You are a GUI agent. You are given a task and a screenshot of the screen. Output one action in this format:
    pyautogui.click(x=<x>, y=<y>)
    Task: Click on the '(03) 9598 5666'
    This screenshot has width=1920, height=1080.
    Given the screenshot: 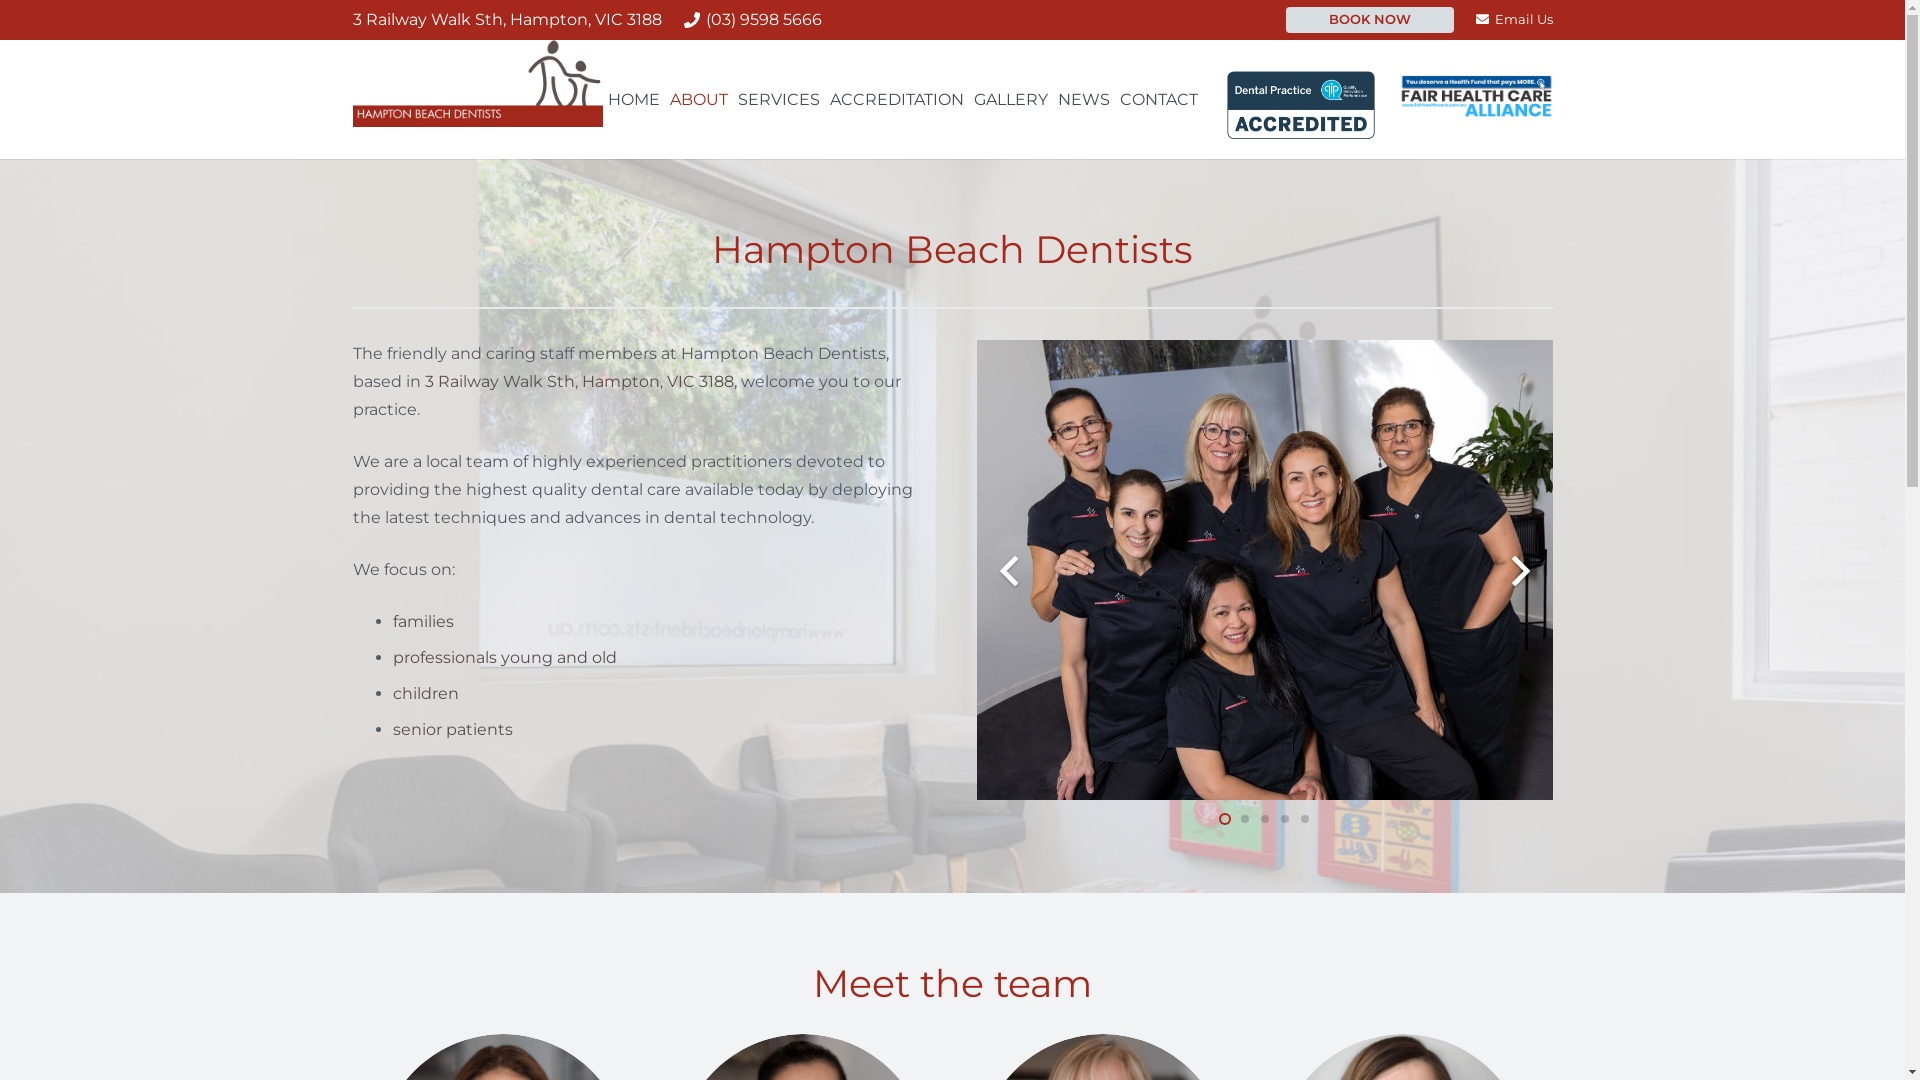 What is the action you would take?
    pyautogui.click(x=752, y=19)
    